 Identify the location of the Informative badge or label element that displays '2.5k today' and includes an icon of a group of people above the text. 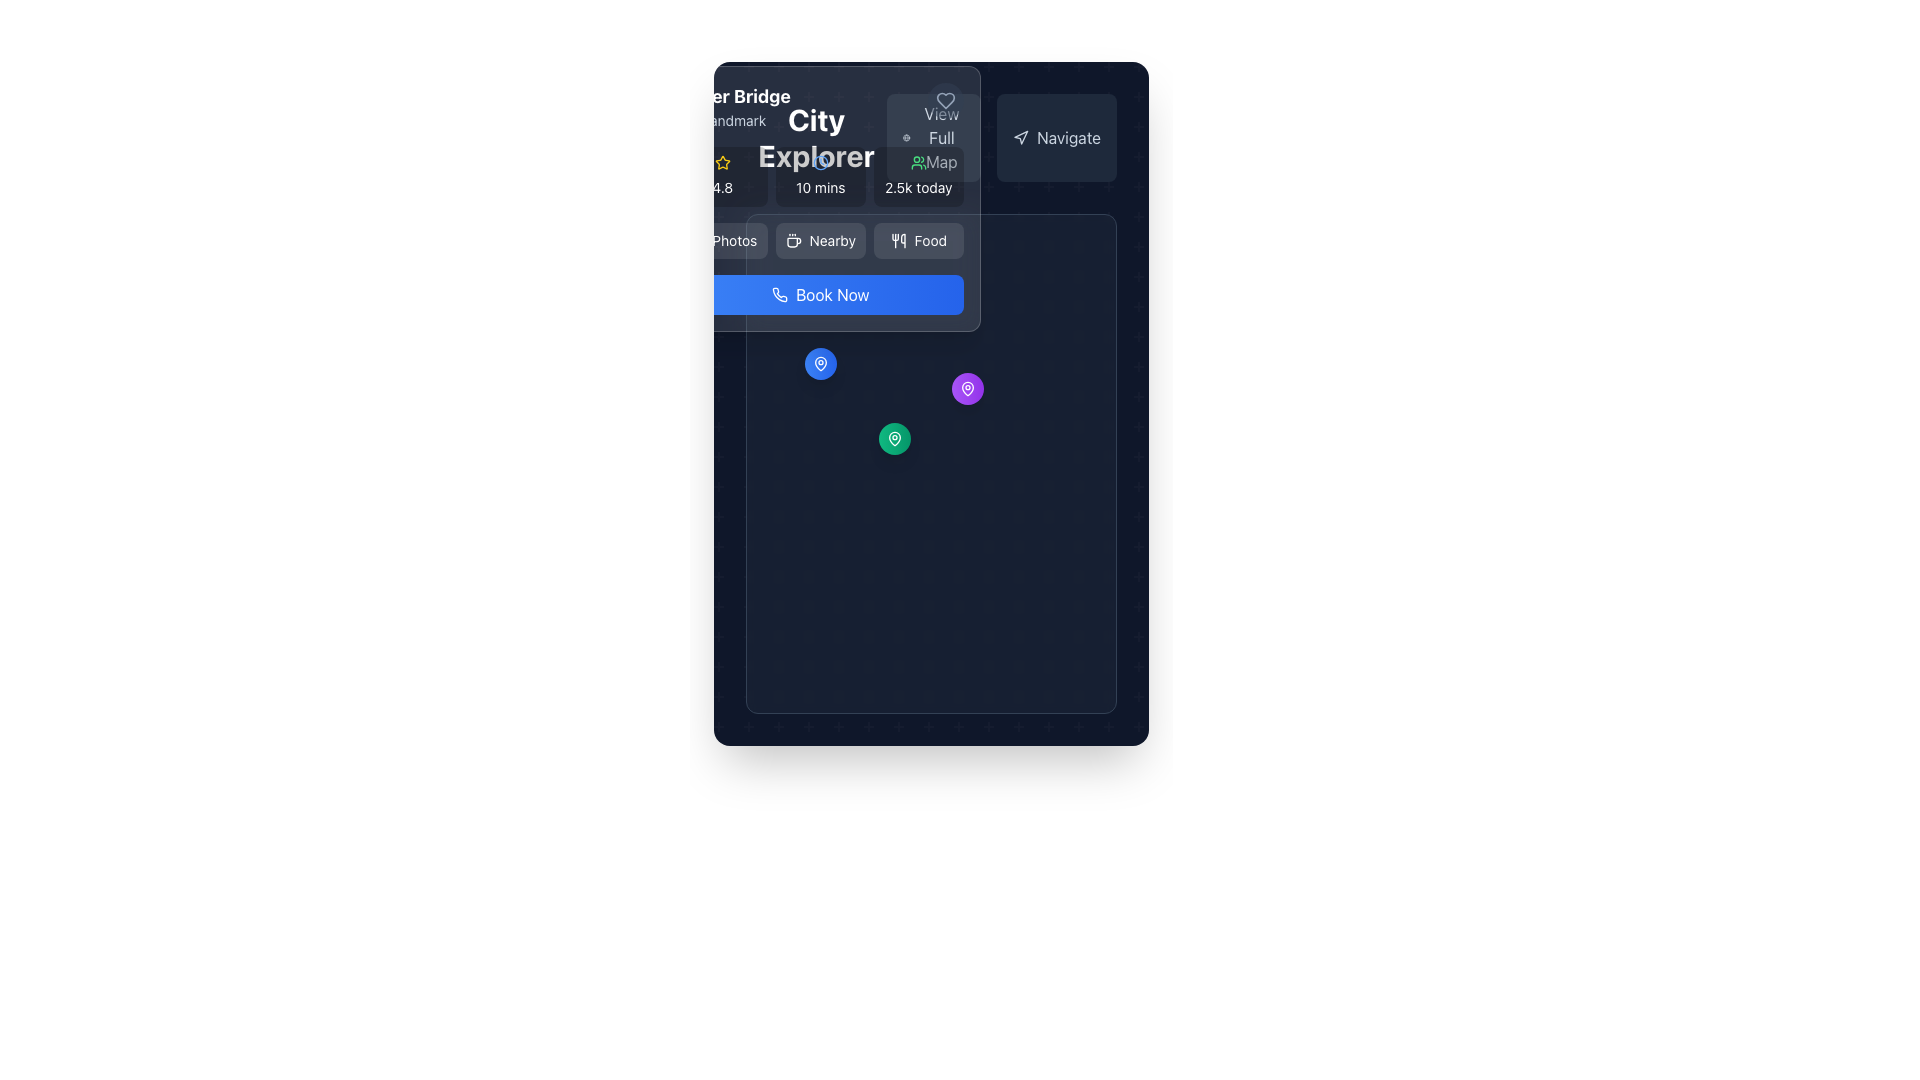
(917, 176).